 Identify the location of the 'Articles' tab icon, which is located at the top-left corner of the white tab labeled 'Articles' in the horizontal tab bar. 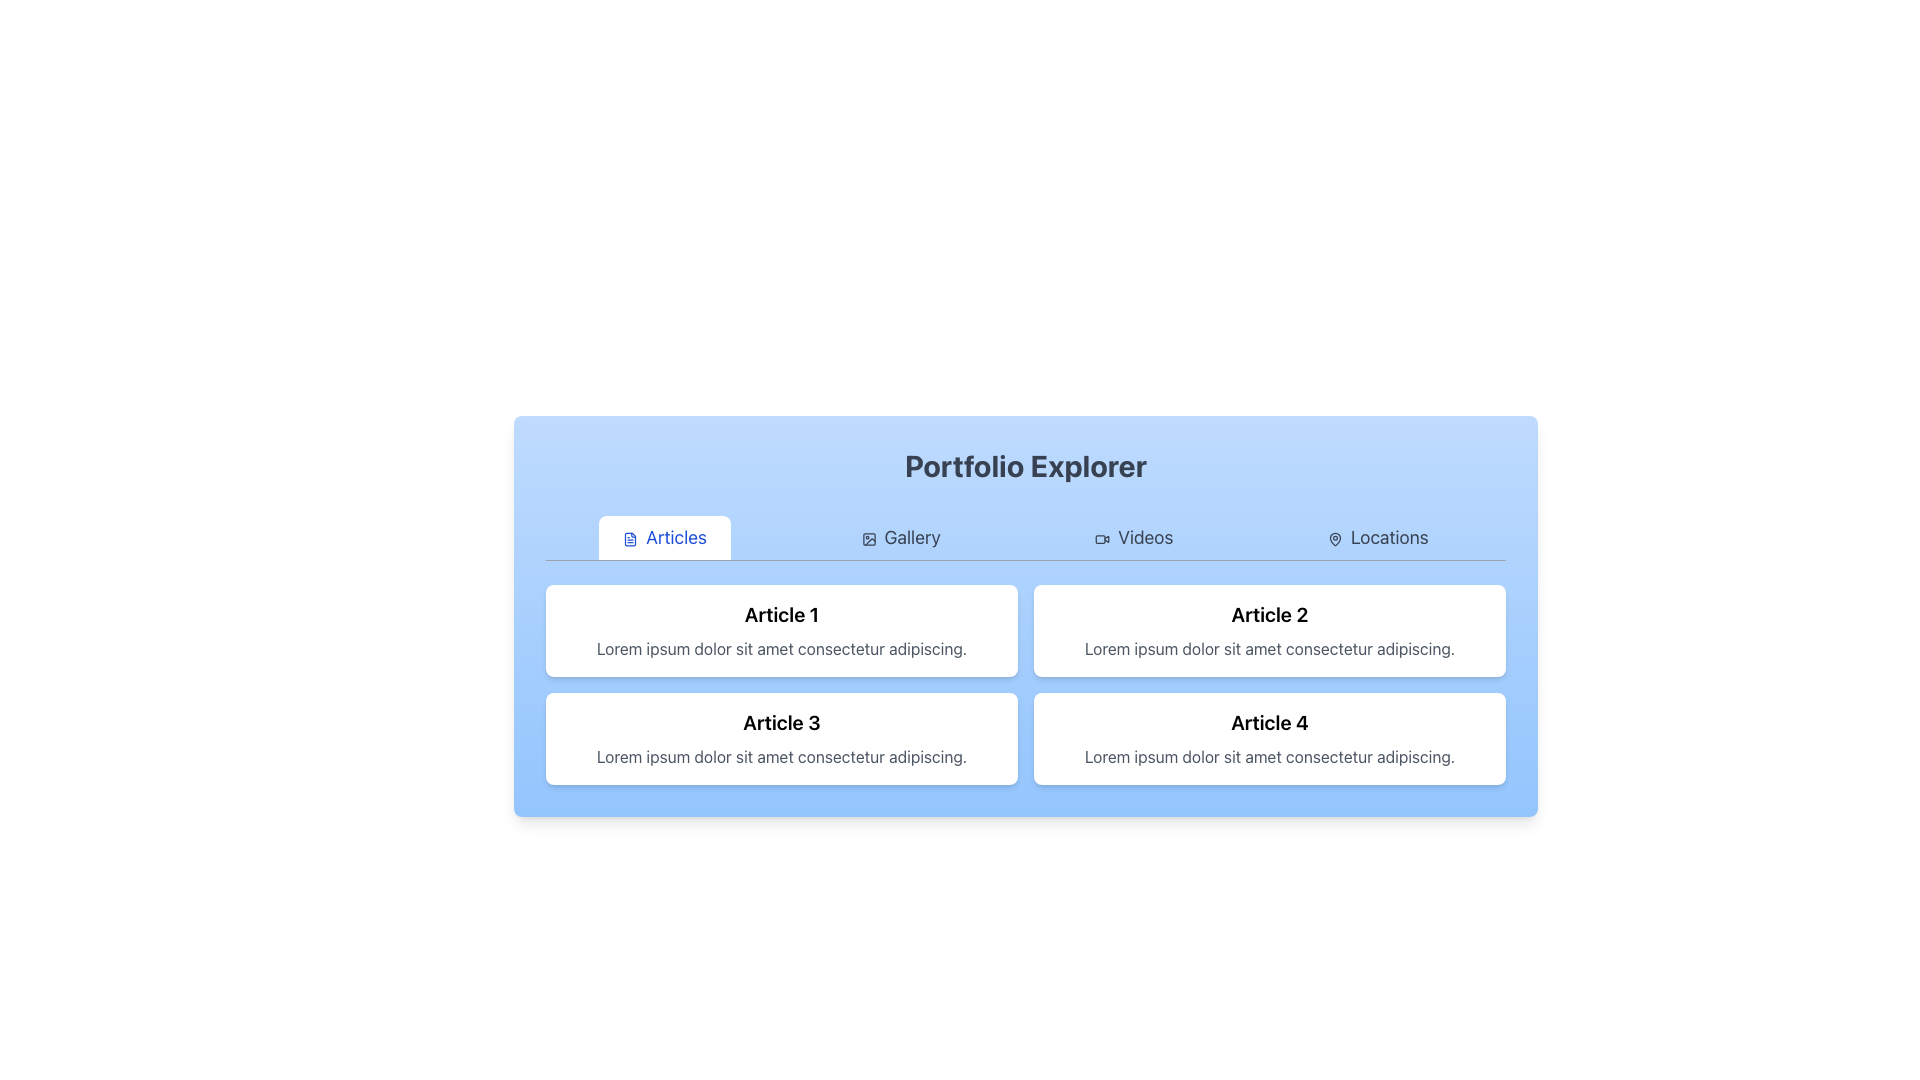
(629, 538).